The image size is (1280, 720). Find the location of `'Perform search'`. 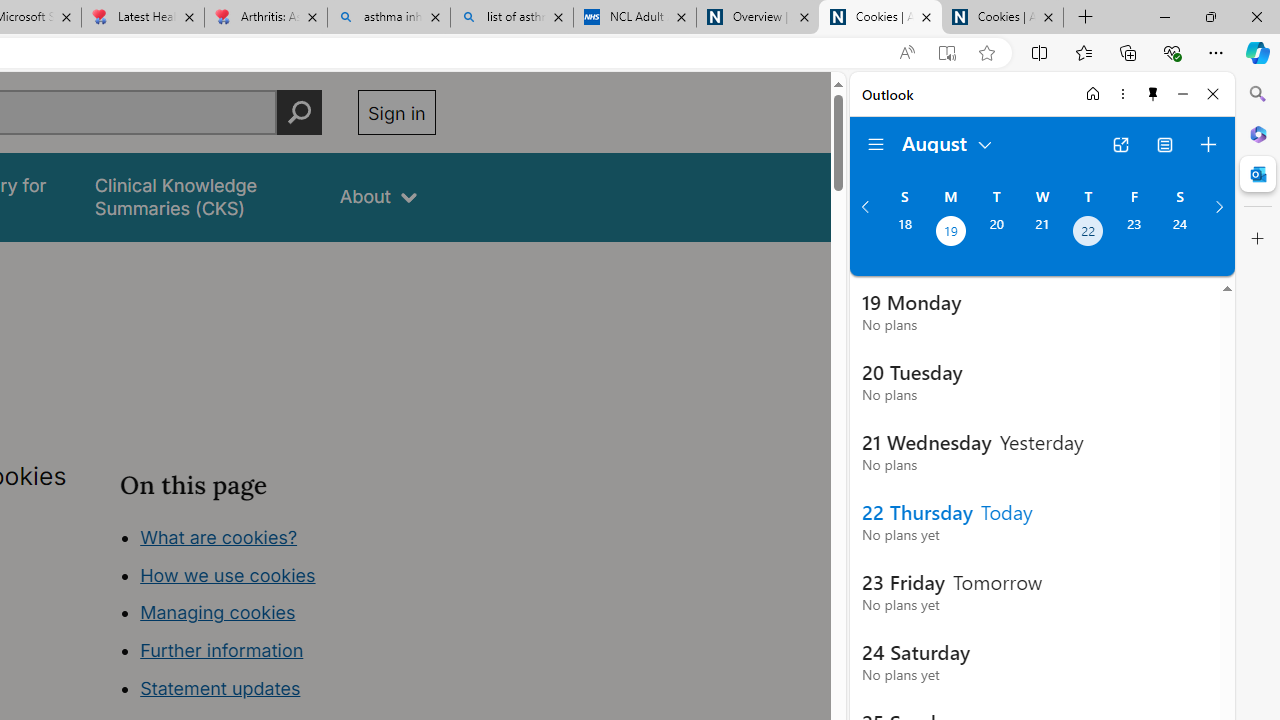

'Perform search' is located at coordinates (298, 112).